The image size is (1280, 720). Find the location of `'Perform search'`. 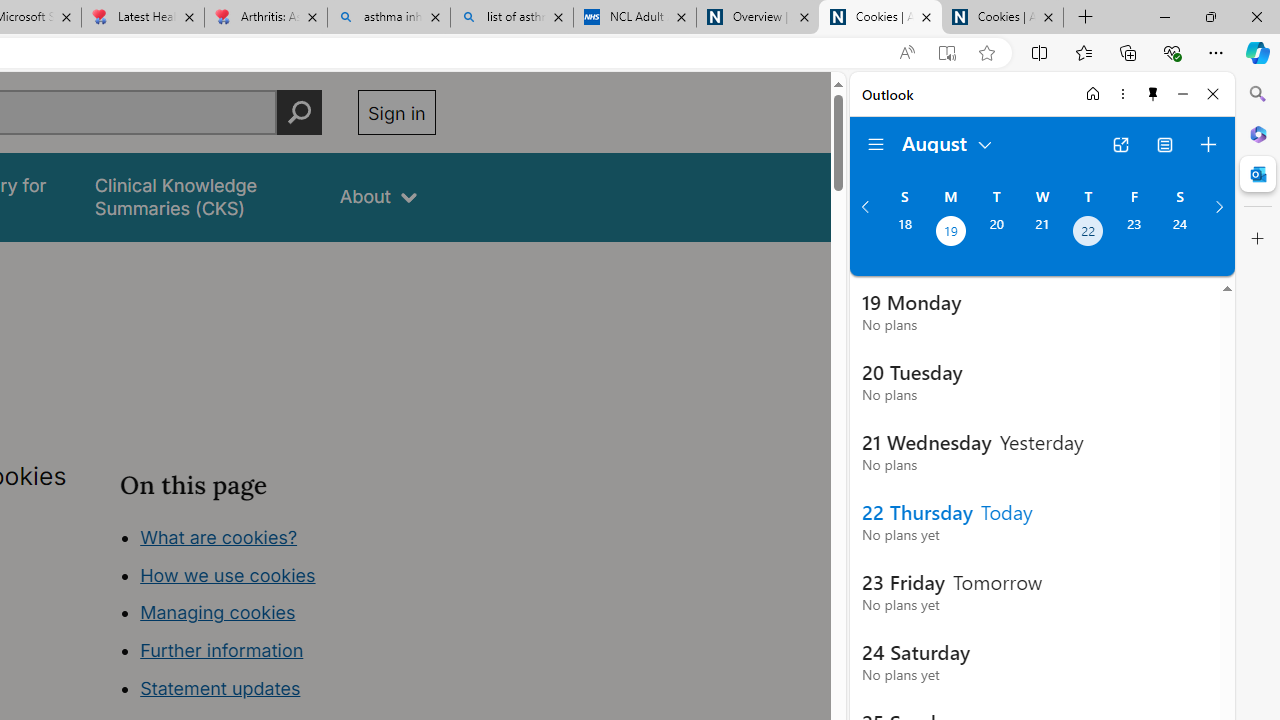

'Perform search' is located at coordinates (298, 112).